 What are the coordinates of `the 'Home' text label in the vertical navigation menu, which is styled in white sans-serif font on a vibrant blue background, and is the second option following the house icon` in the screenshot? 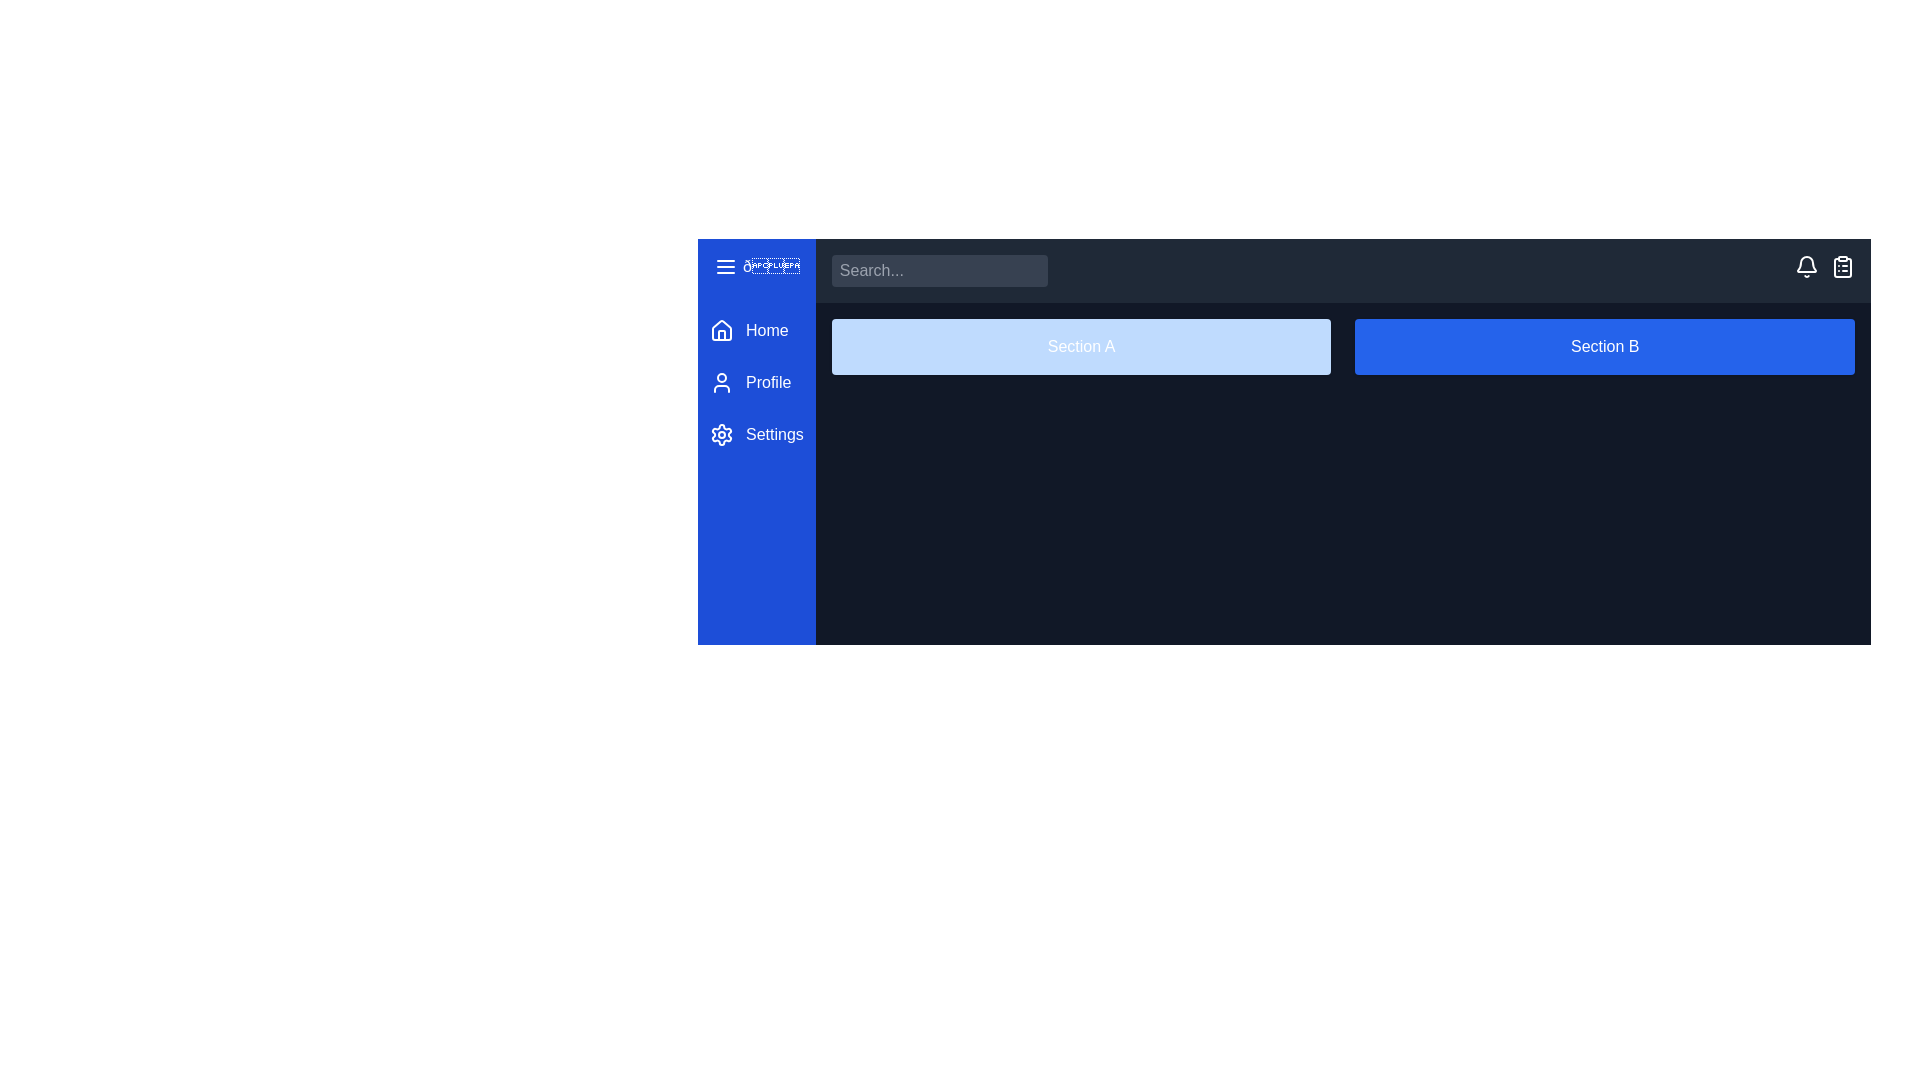 It's located at (766, 330).